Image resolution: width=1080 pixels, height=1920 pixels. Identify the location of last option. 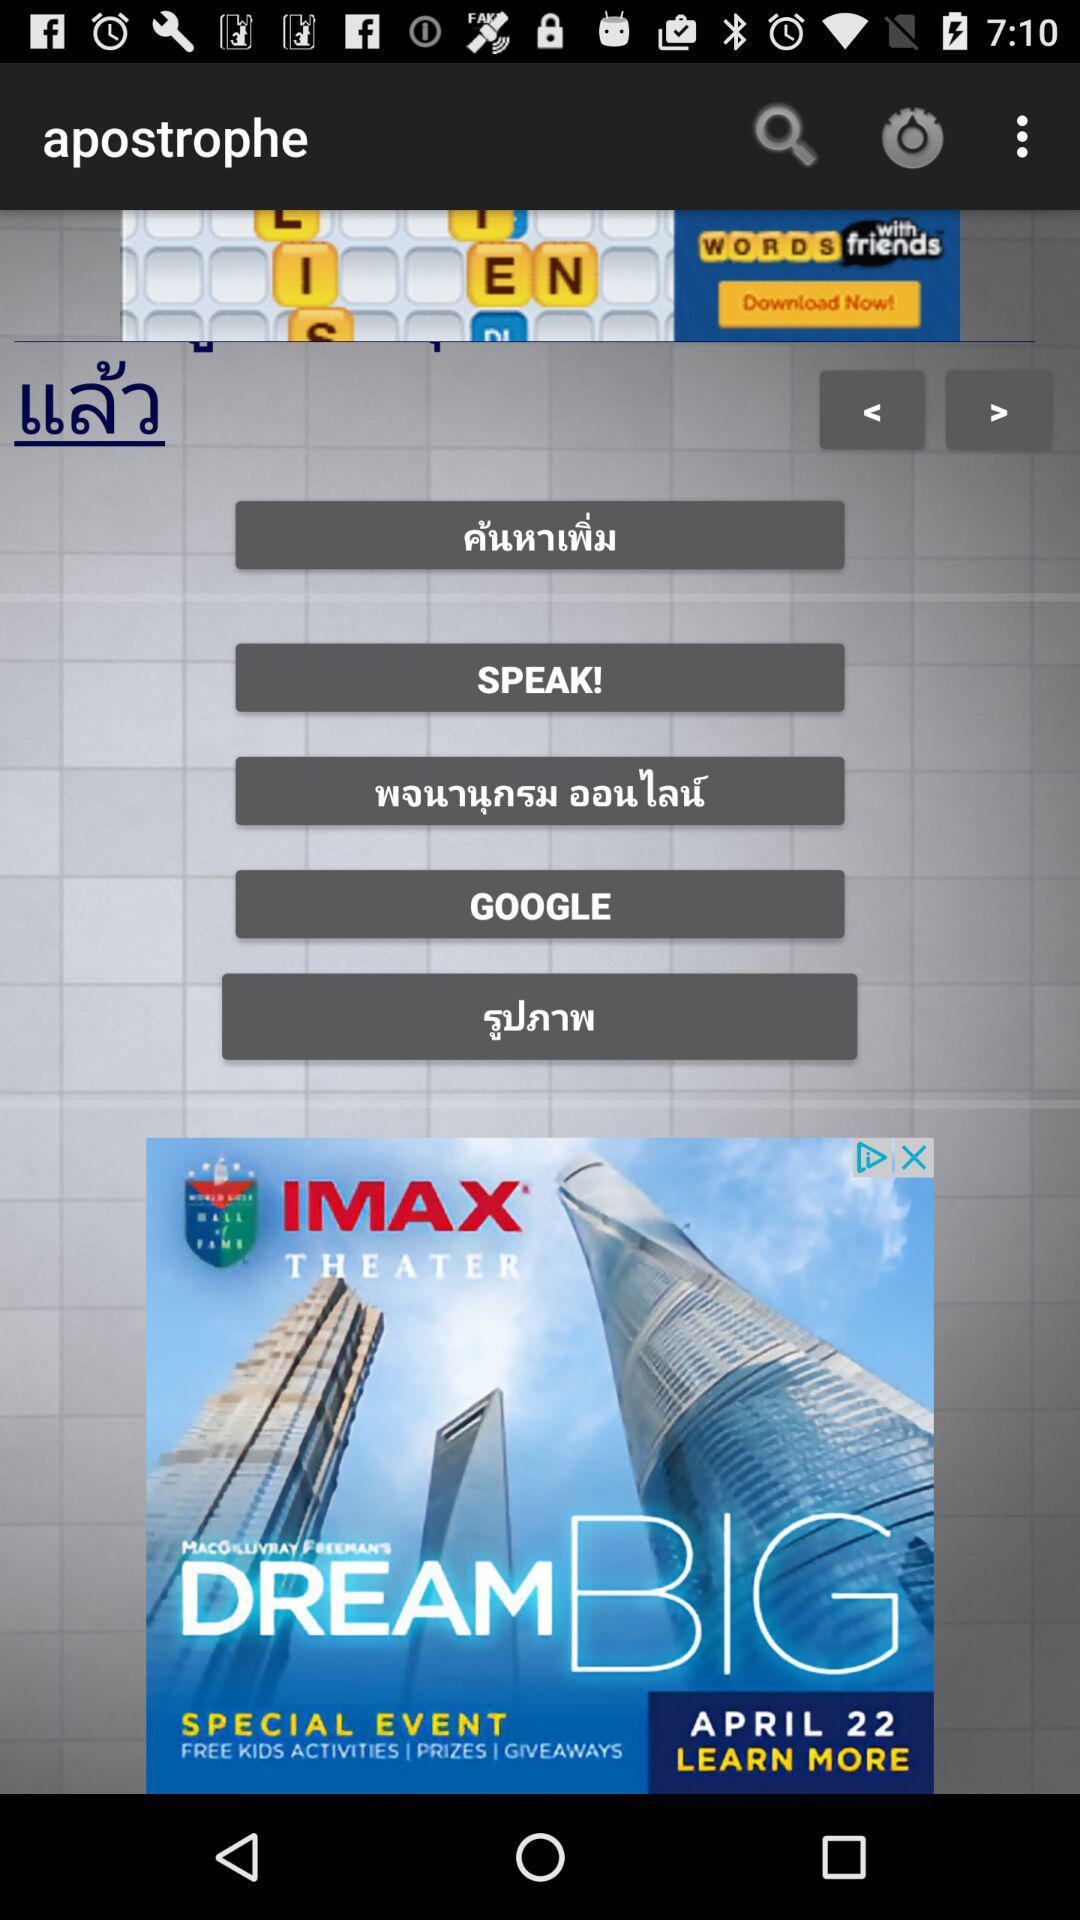
(540, 1017).